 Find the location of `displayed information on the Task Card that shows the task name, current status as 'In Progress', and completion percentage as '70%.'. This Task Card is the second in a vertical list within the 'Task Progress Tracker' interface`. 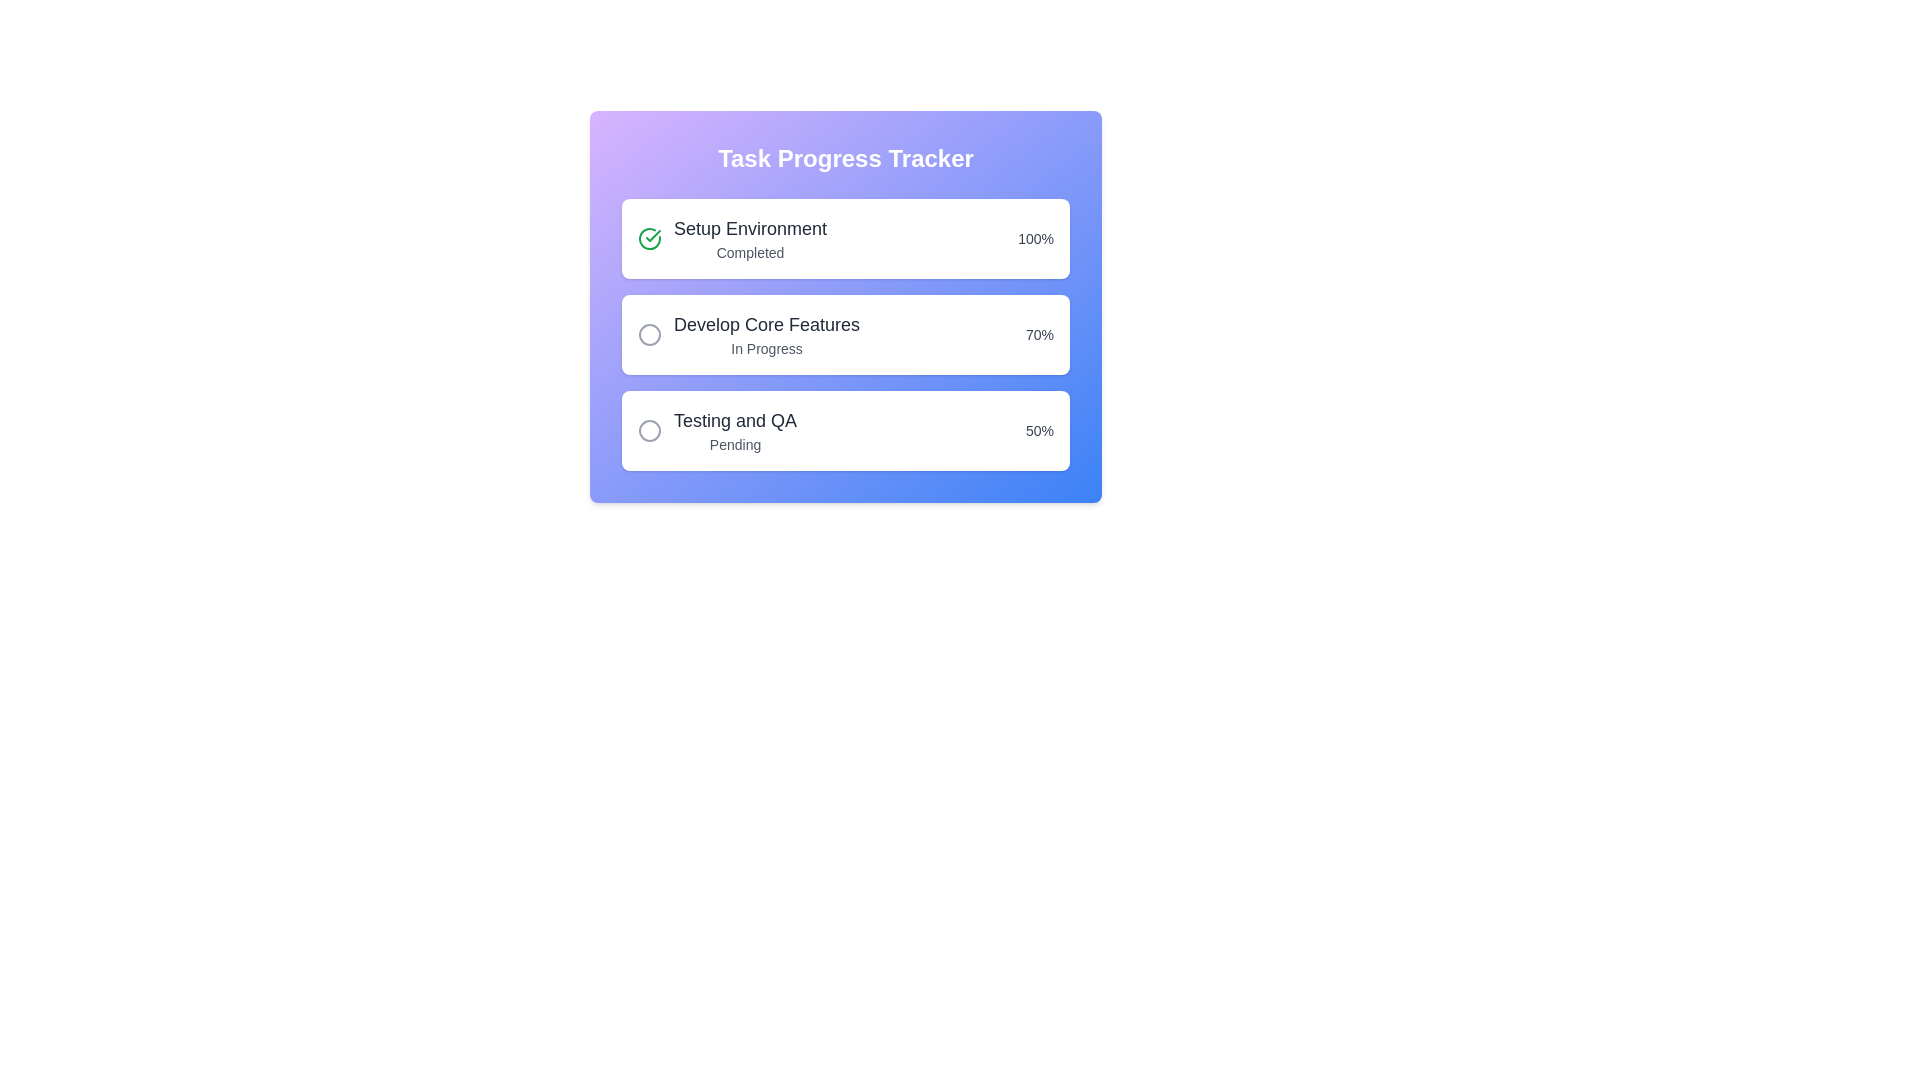

displayed information on the Task Card that shows the task name, current status as 'In Progress', and completion percentage as '70%.'. This Task Card is the second in a vertical list within the 'Task Progress Tracker' interface is located at coordinates (845, 334).